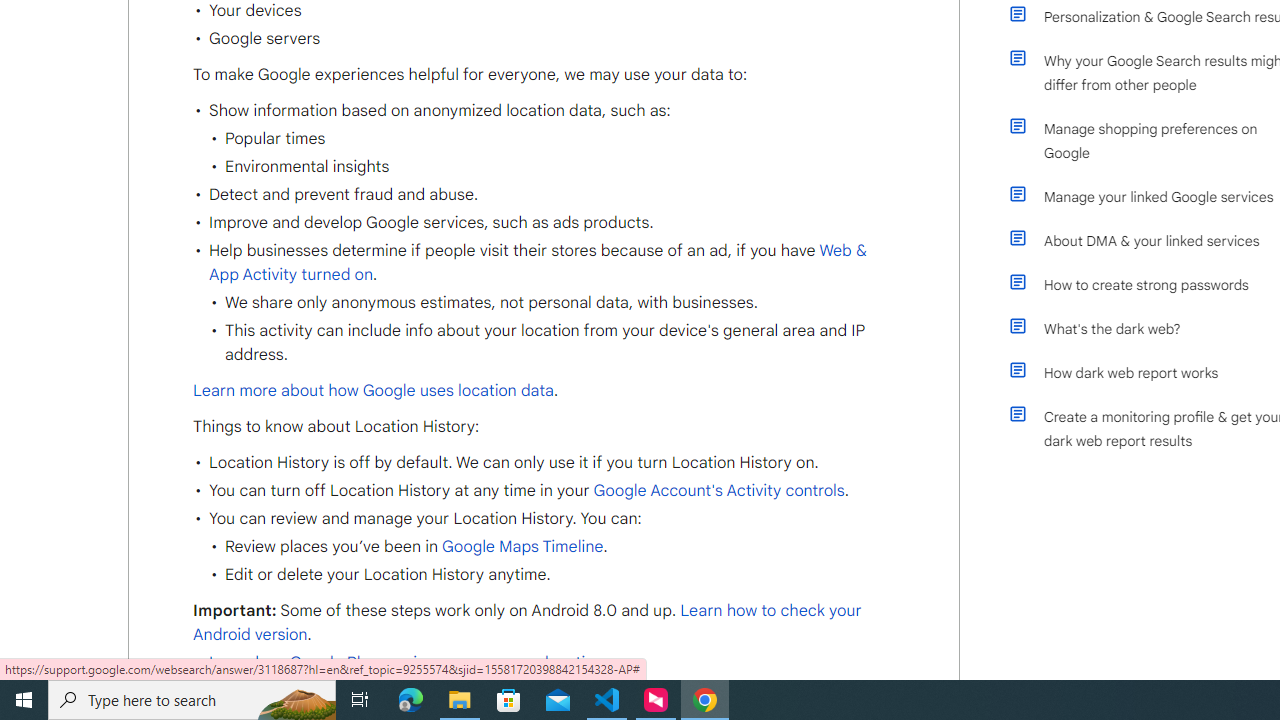 The image size is (1280, 720). What do you see at coordinates (527, 622) in the screenshot?
I see `'Learn how to check your Android version'` at bounding box center [527, 622].